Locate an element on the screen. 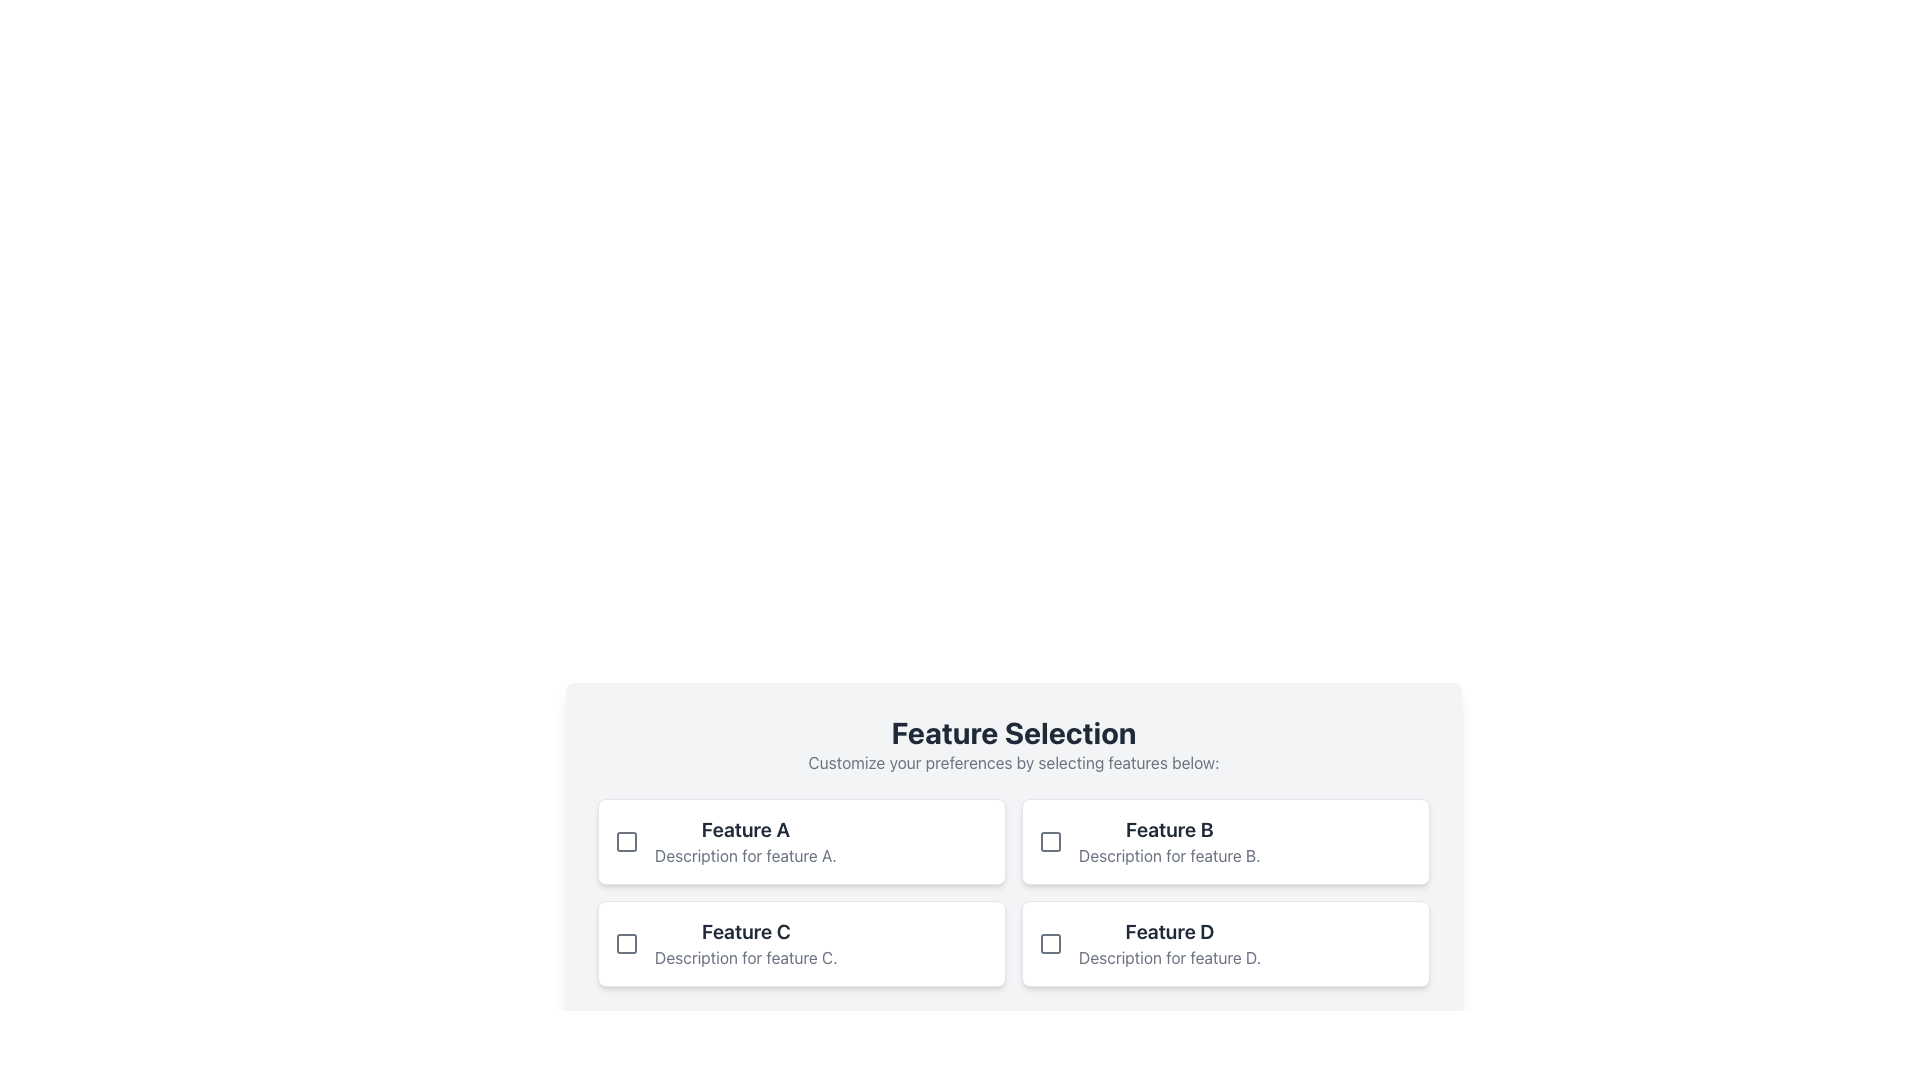  the text label displaying 'Description for feature D.' which is styled in gray and located below the title 'Feature D' is located at coordinates (1170, 956).